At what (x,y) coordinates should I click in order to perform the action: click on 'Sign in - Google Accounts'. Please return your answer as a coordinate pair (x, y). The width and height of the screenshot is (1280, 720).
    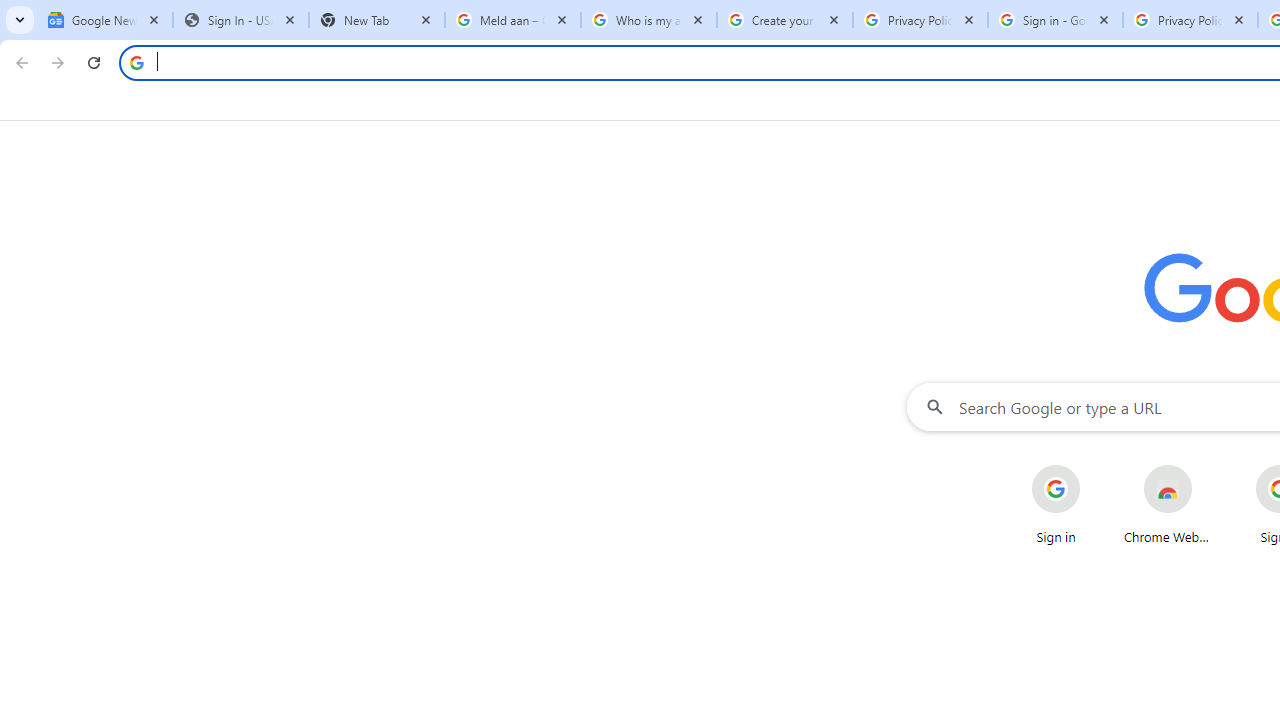
    Looking at the image, I should click on (1054, 20).